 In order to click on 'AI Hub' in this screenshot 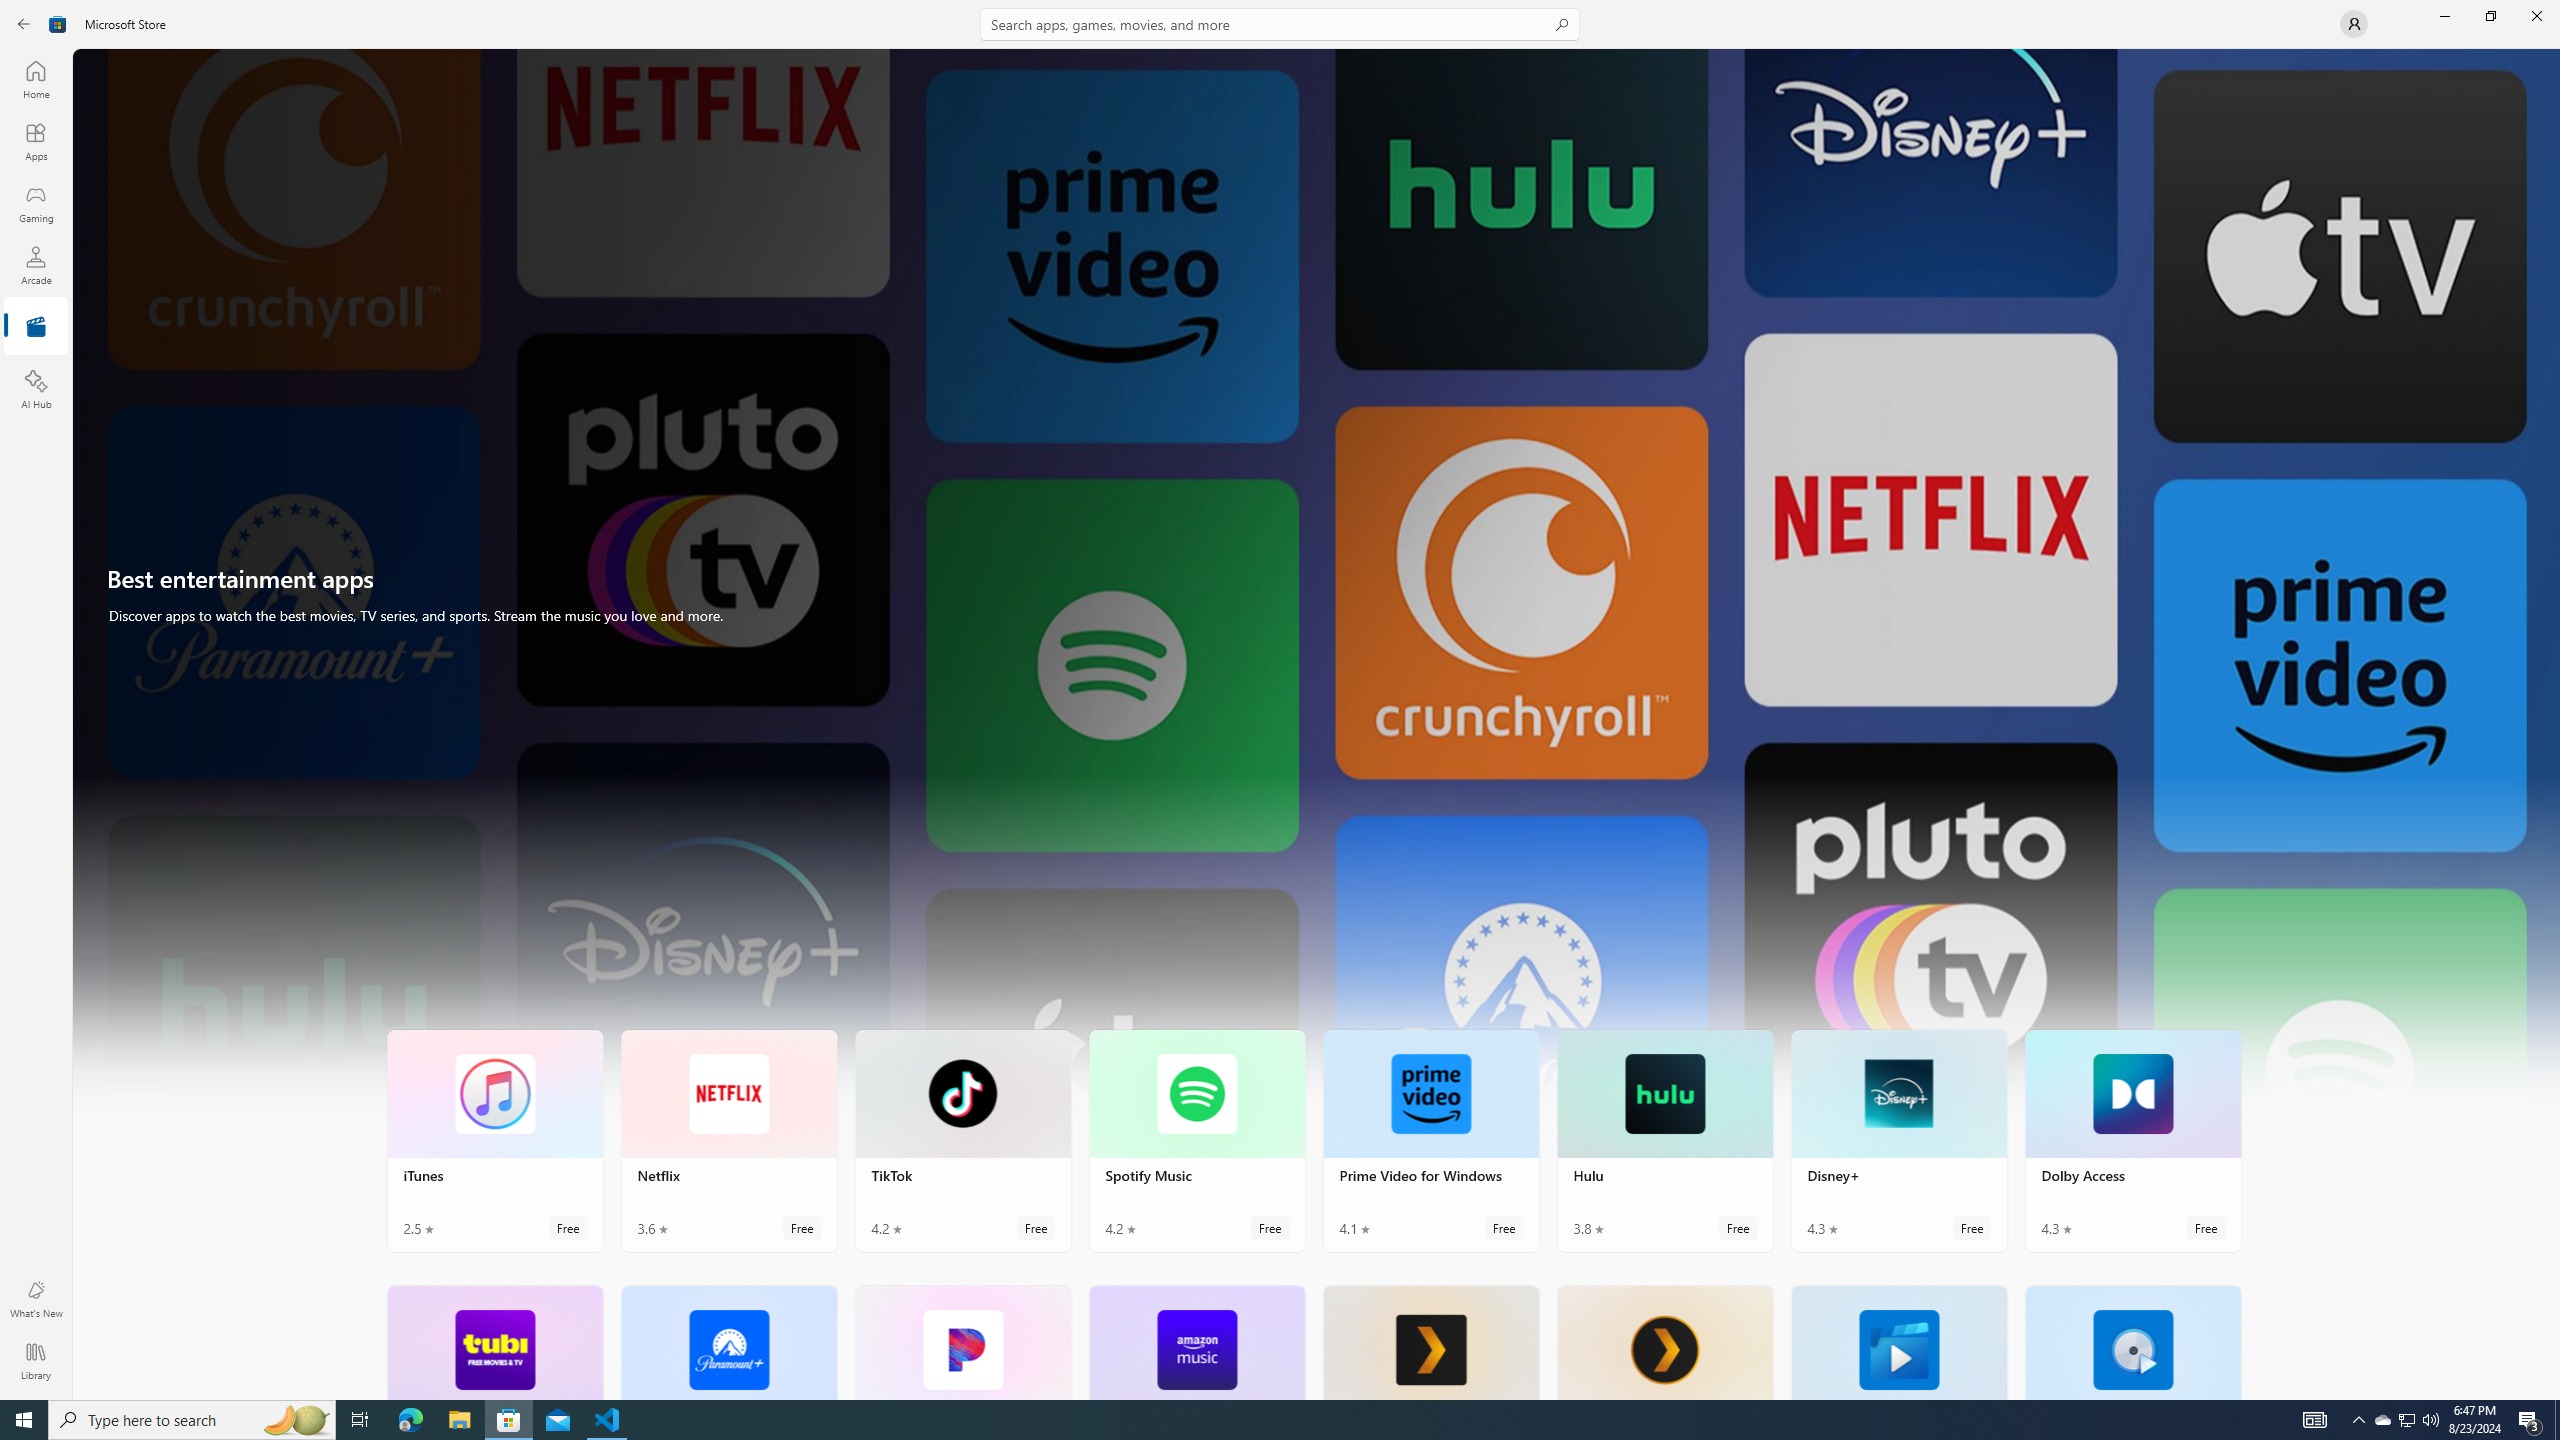, I will do `click(34, 388)`.